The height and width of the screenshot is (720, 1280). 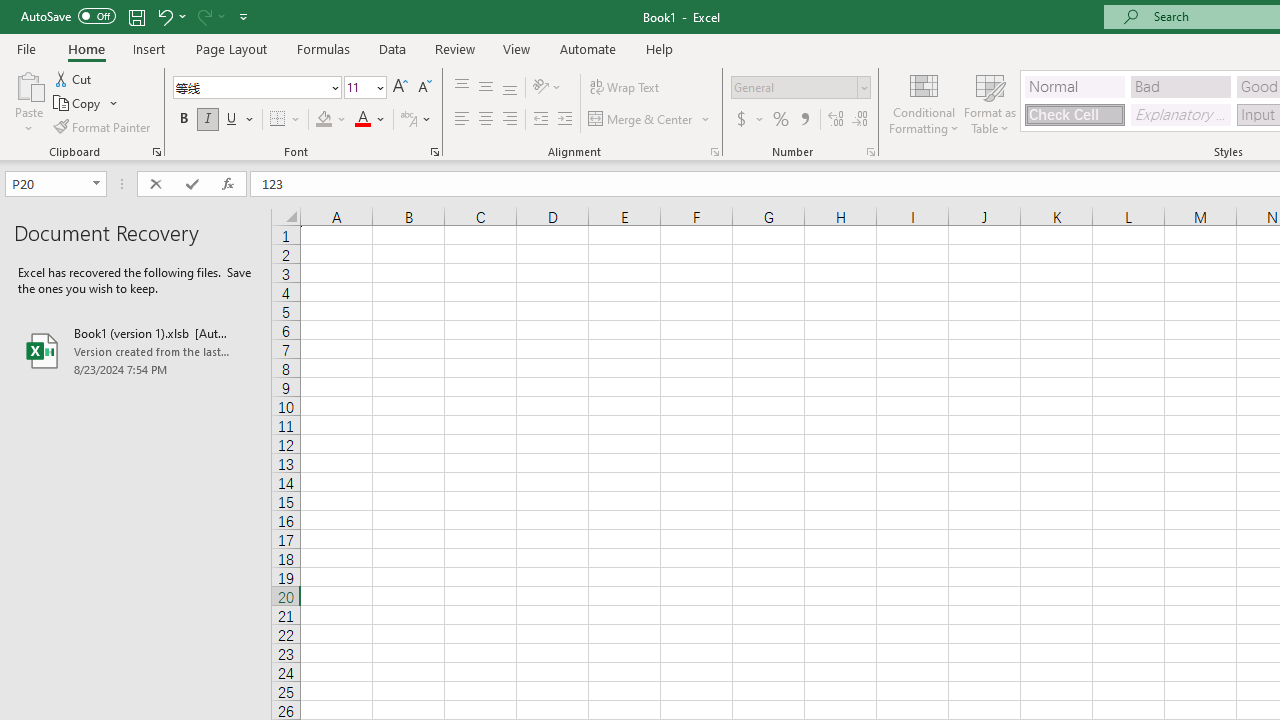 What do you see at coordinates (650, 119) in the screenshot?
I see `'Merge & Center'` at bounding box center [650, 119].